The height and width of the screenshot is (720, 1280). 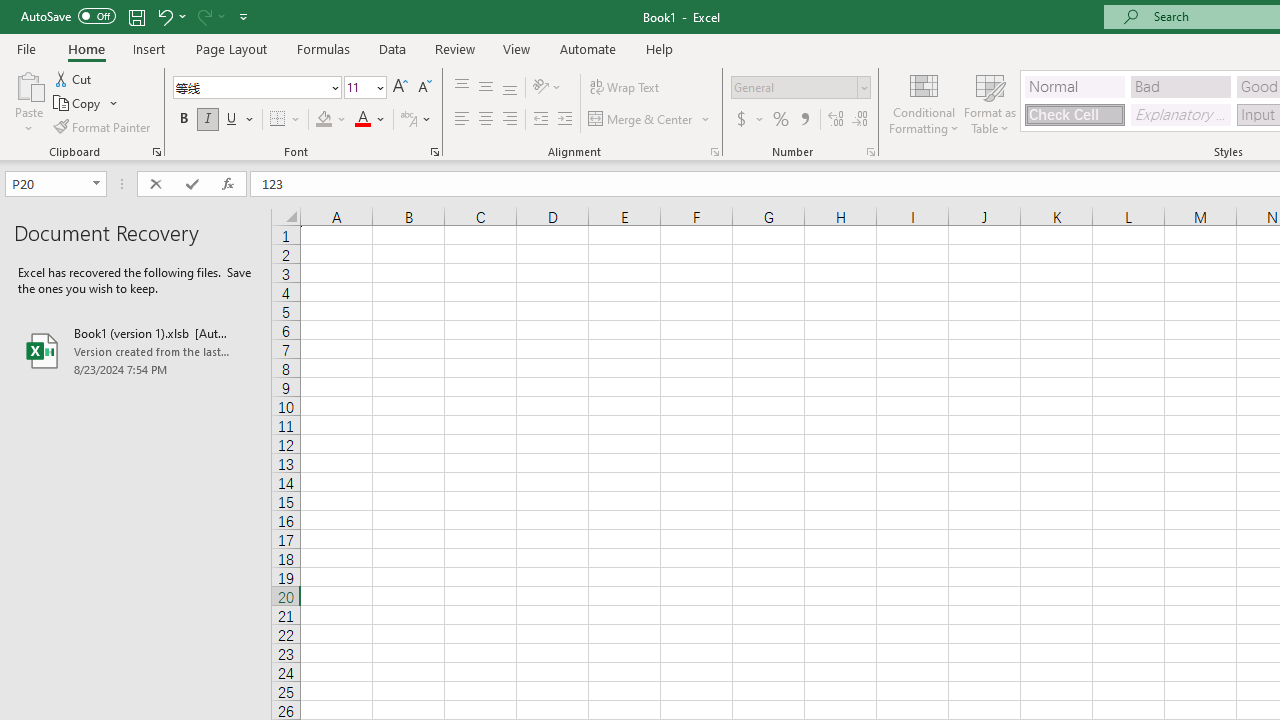 What do you see at coordinates (650, 119) in the screenshot?
I see `'Merge & Center'` at bounding box center [650, 119].